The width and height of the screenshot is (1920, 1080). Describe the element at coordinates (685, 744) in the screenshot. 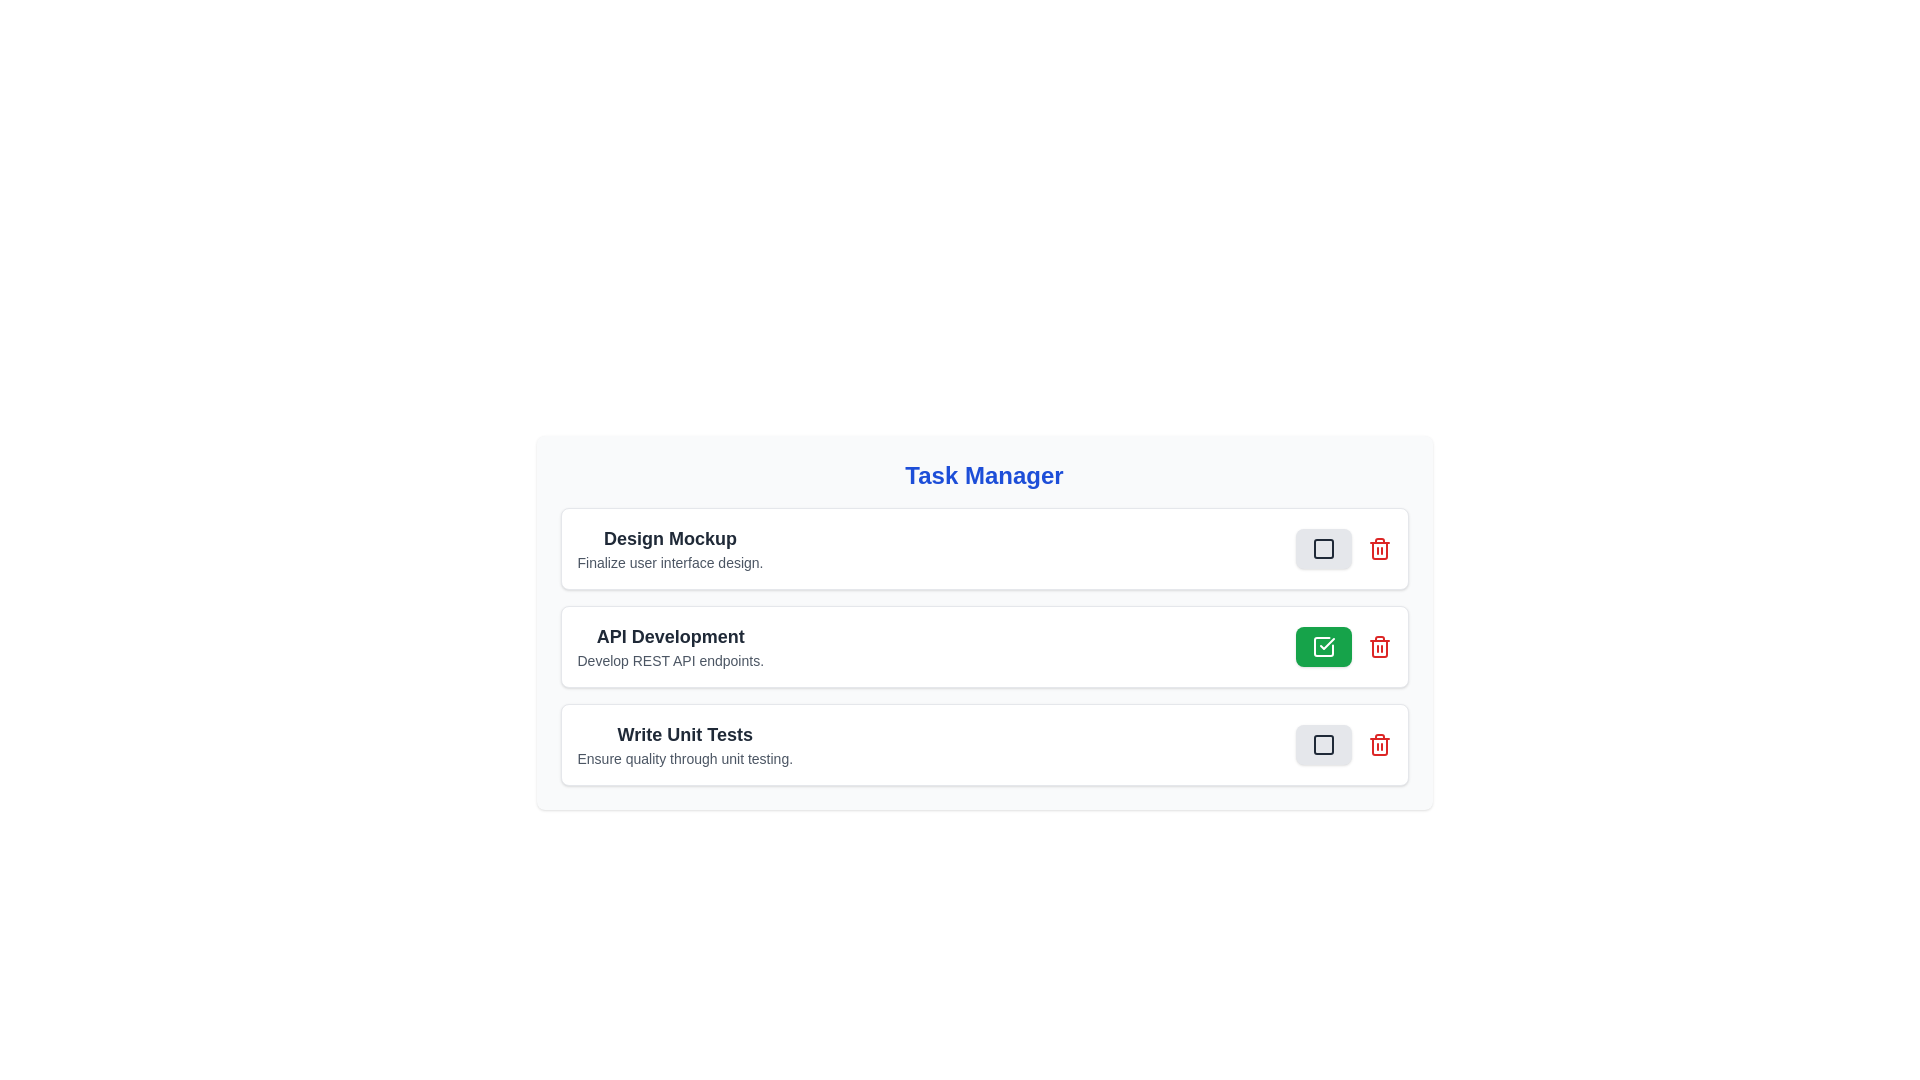

I see `the task title and description element located in the third task card of the task management application` at that location.